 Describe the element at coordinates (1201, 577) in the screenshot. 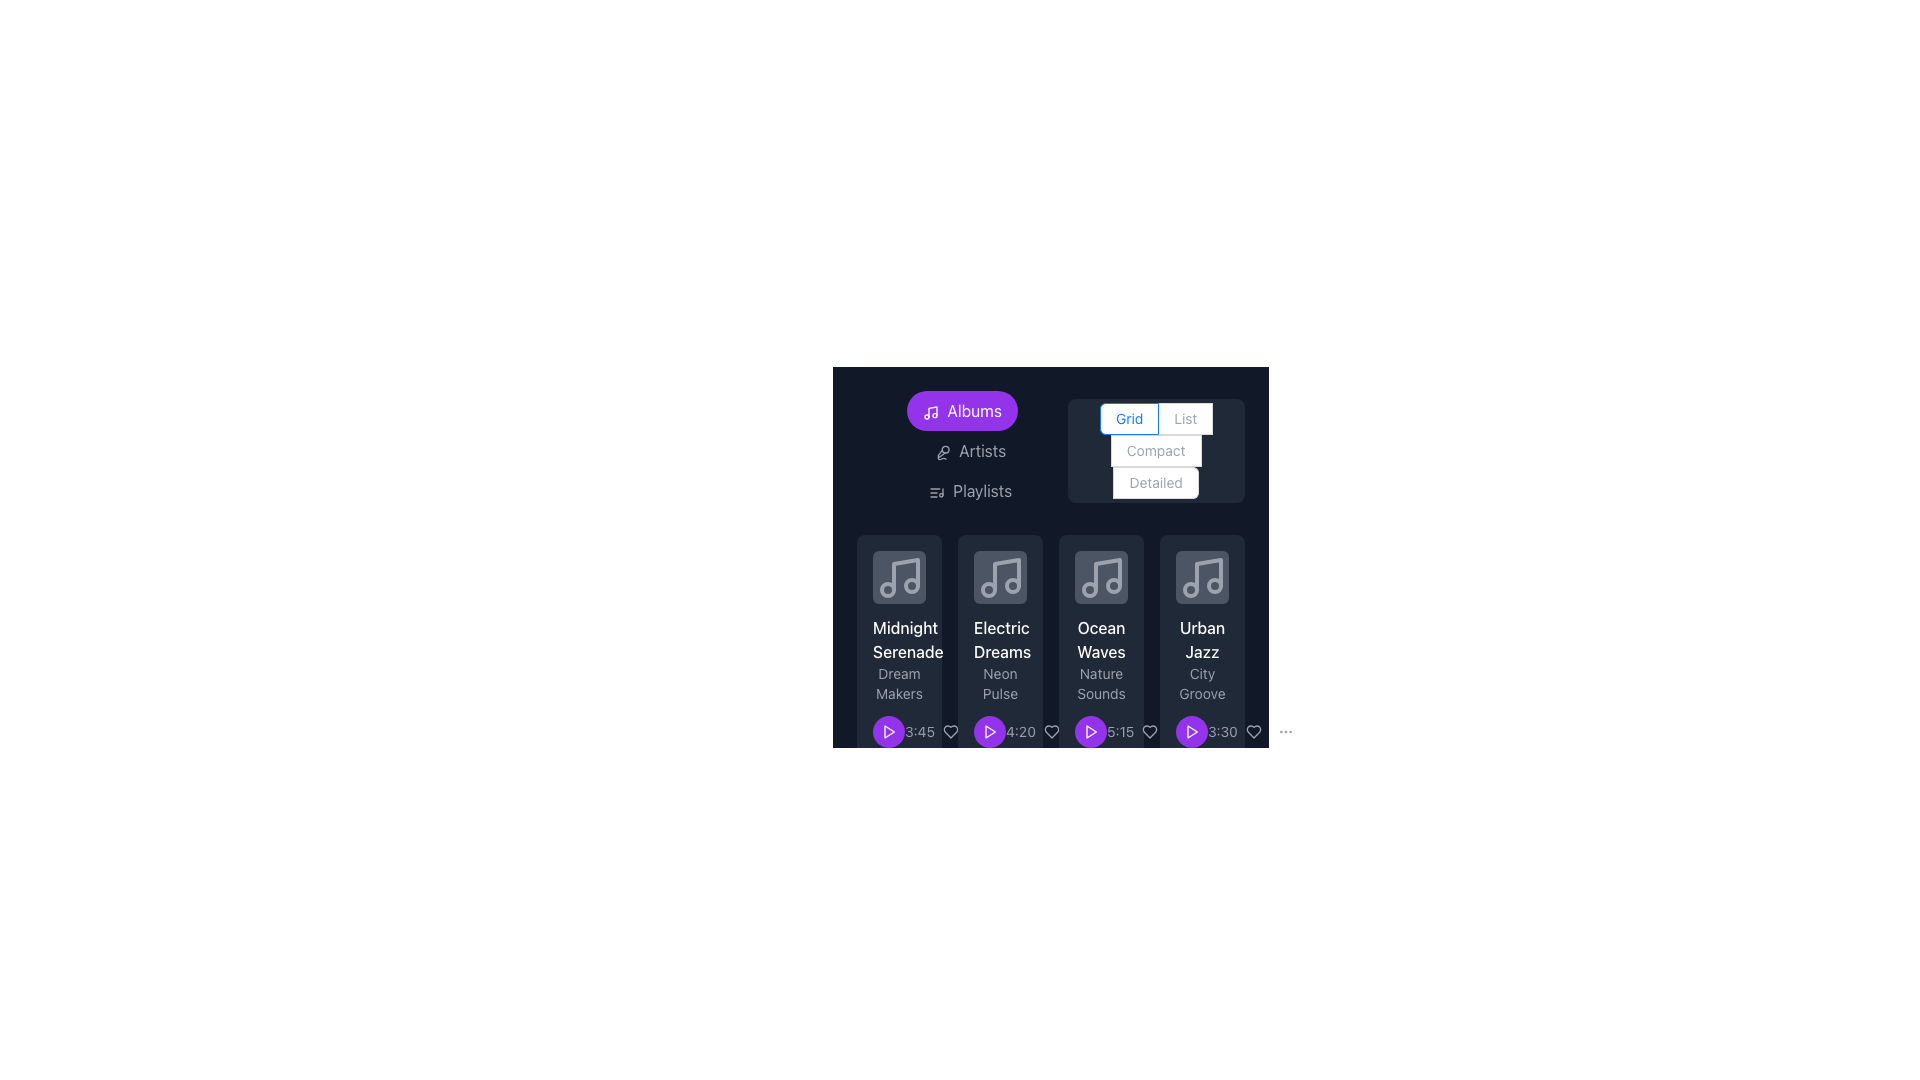

I see `the Icon placeholder representing the music album 'Urban Jazz', located in the 'City Groove' component of the album grid interface` at that location.